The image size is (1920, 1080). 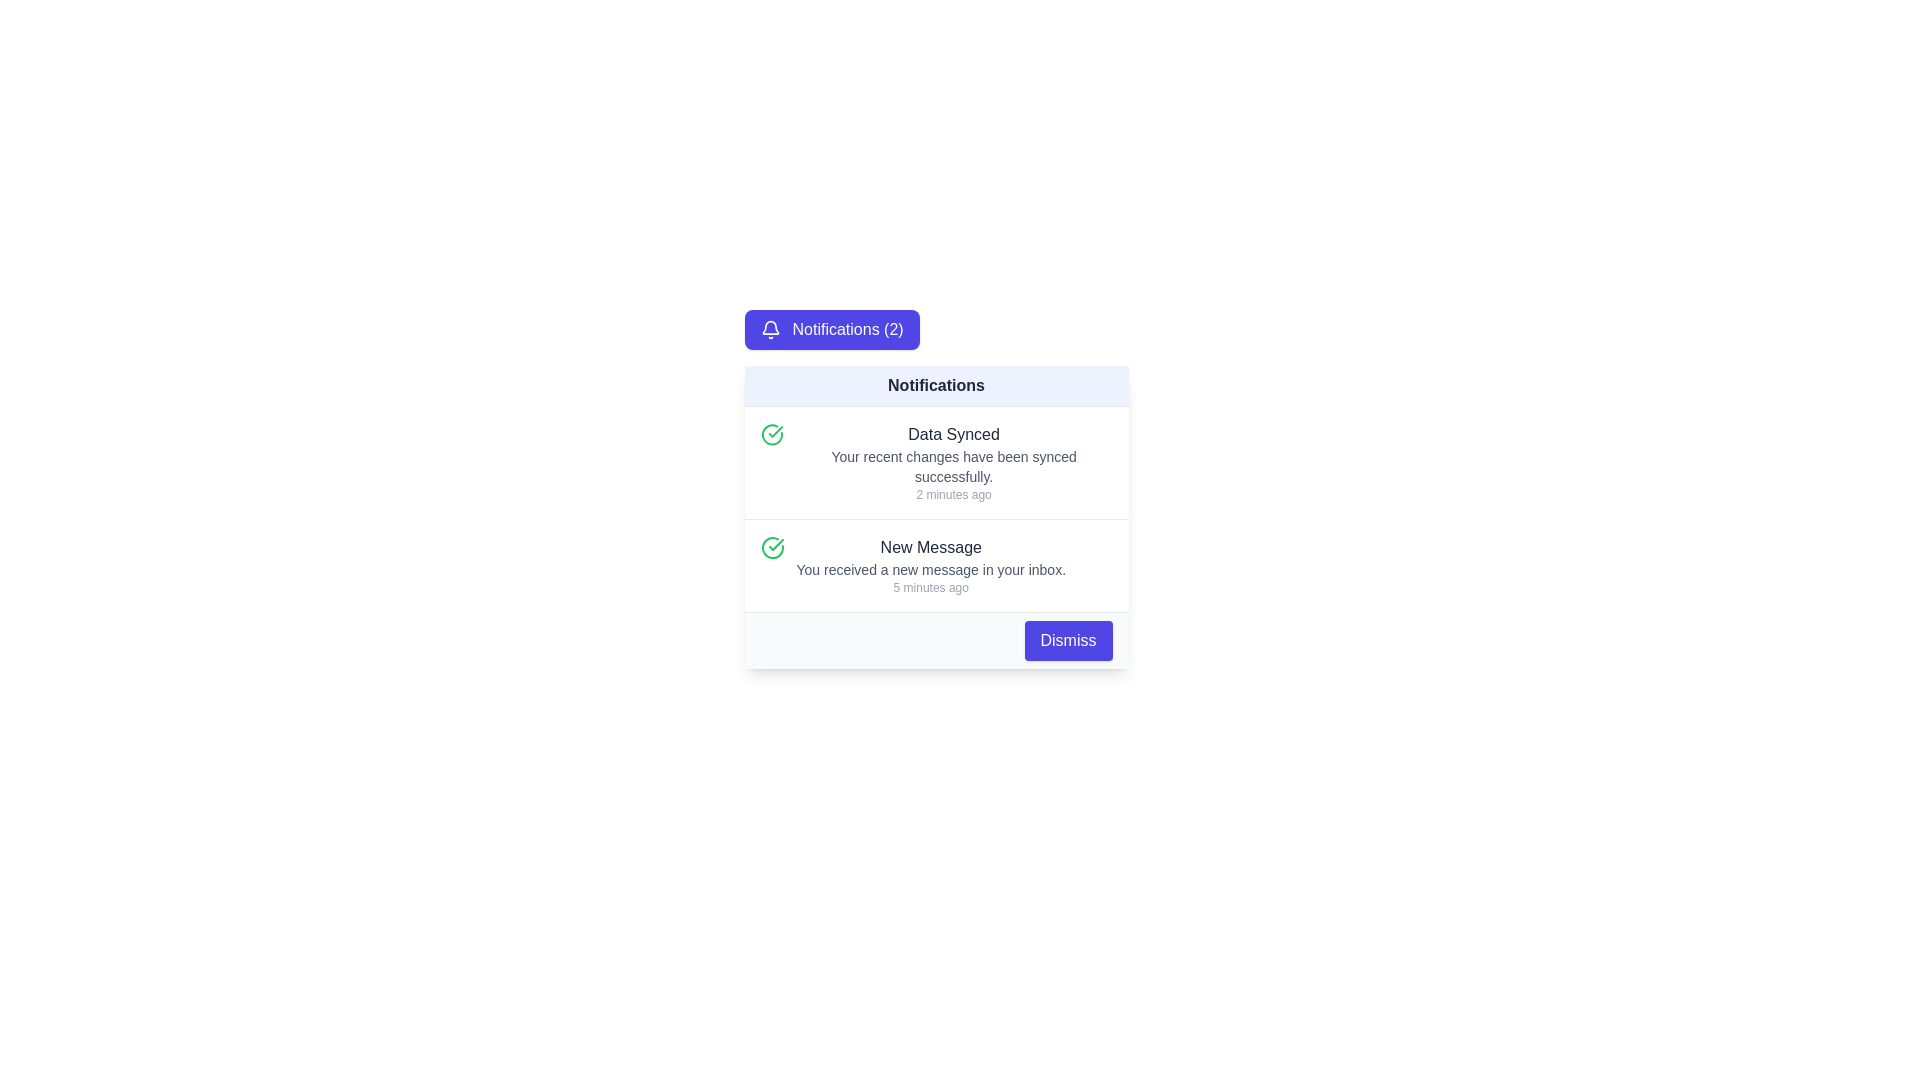 What do you see at coordinates (930, 566) in the screenshot?
I see `the static text notification titled 'New Message', which includes the message 'You received a new message in your inbox' and the timestamp '5 minutes ago'` at bounding box center [930, 566].